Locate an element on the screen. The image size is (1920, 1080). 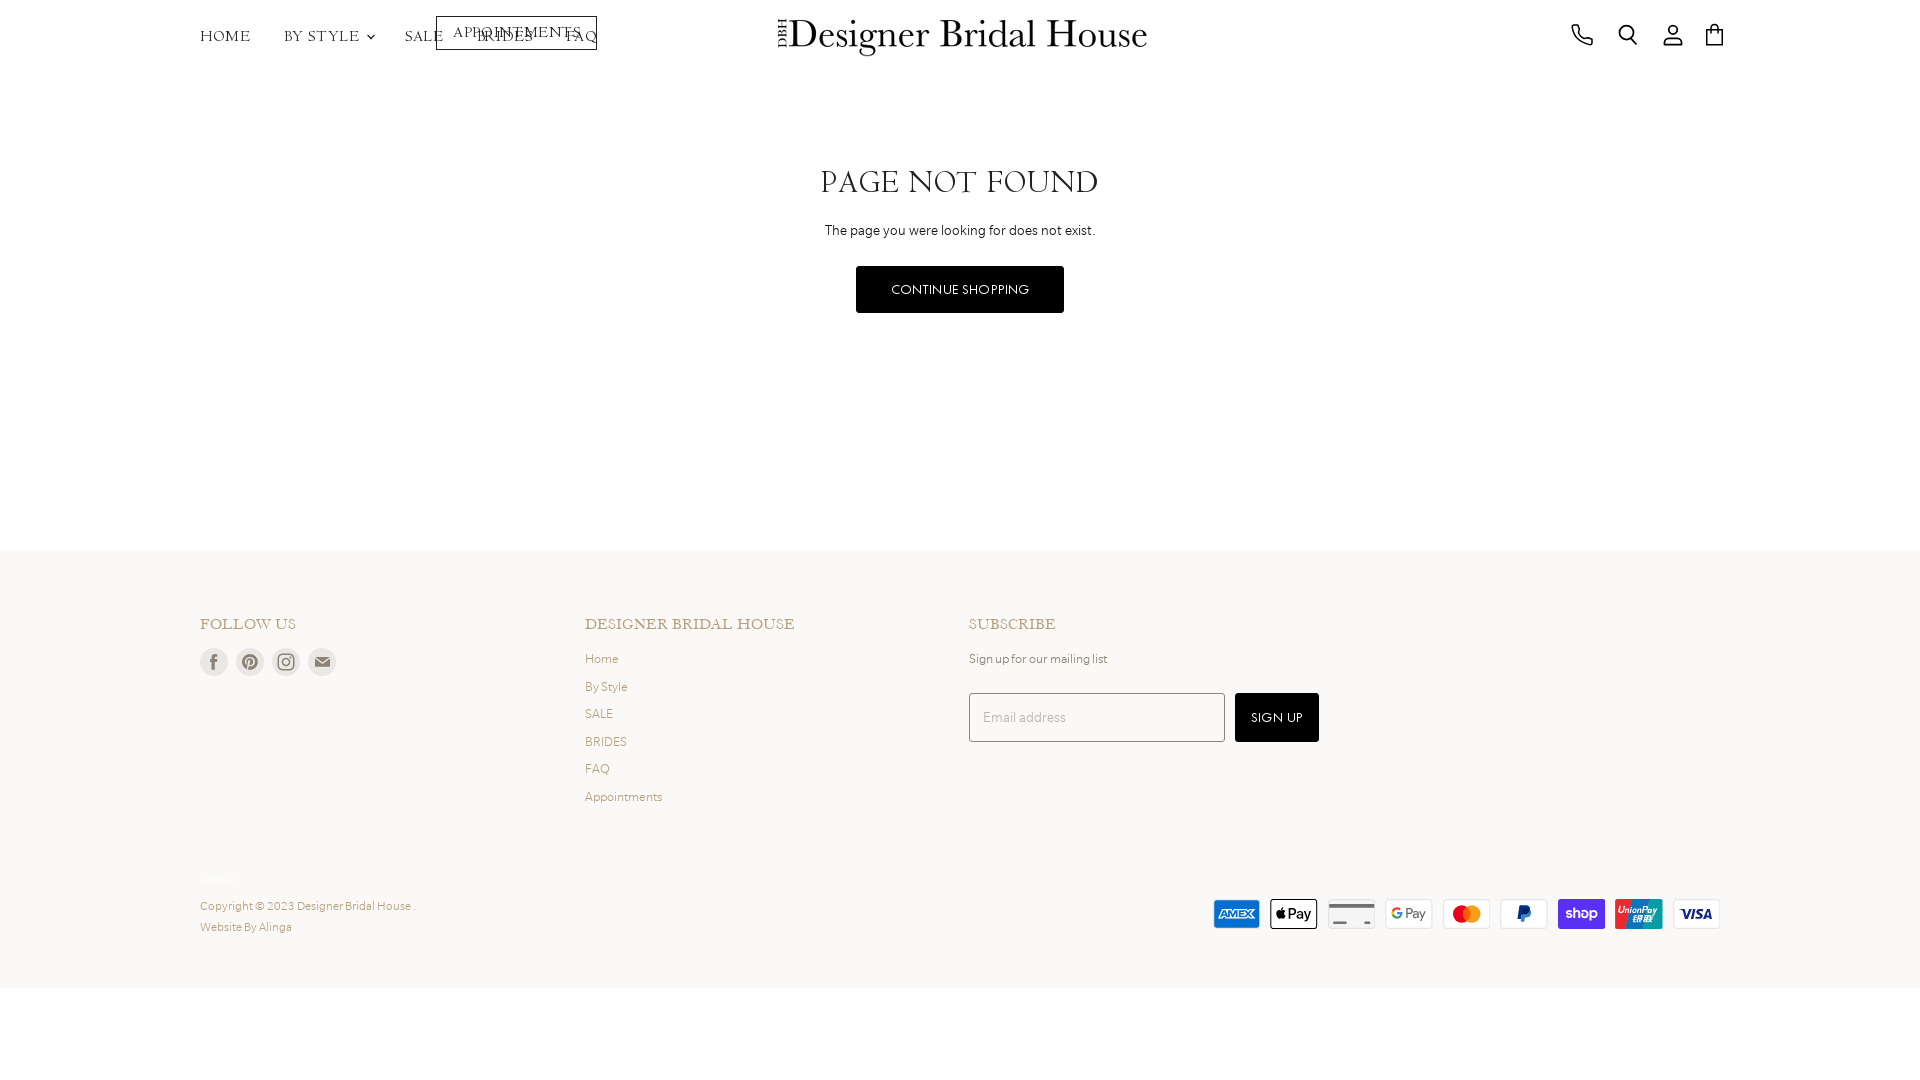
'APPOINTMENTS' is located at coordinates (516, 33).